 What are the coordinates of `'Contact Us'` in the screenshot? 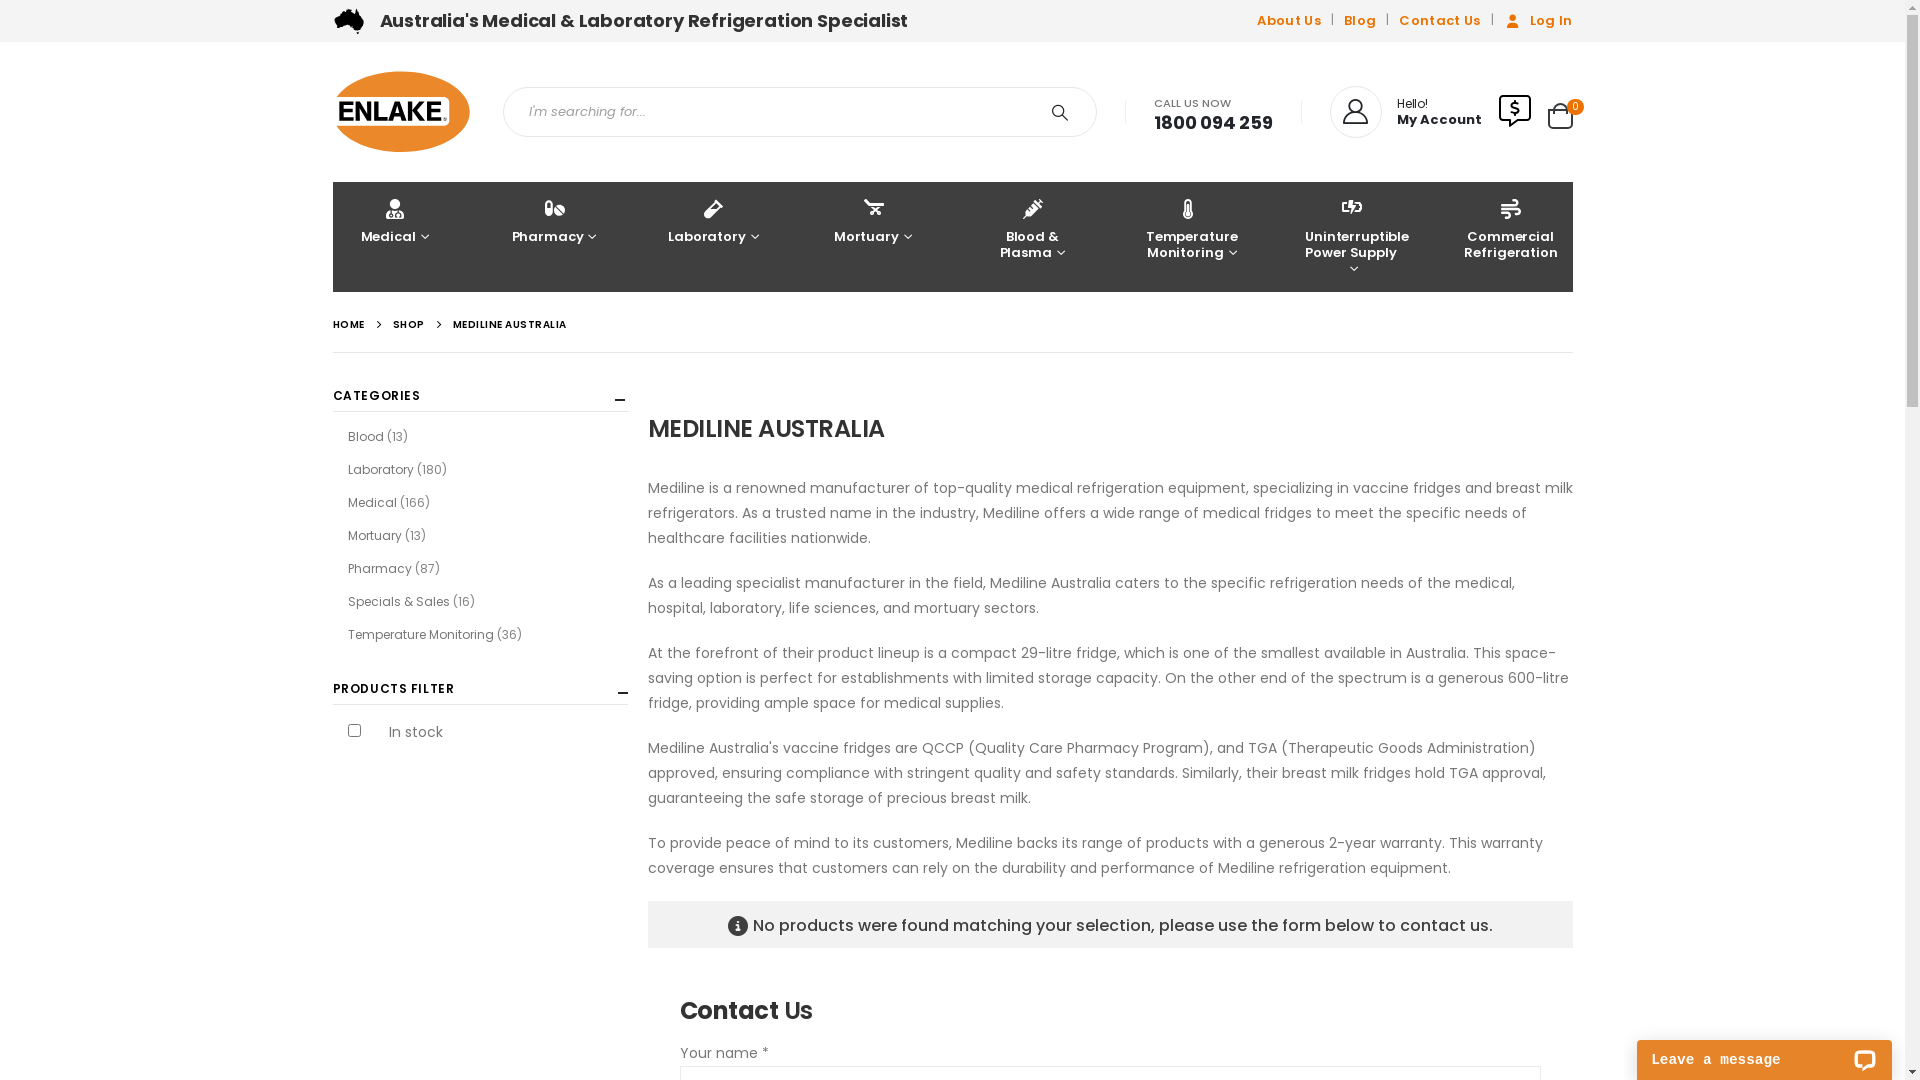 It's located at (1438, 20).